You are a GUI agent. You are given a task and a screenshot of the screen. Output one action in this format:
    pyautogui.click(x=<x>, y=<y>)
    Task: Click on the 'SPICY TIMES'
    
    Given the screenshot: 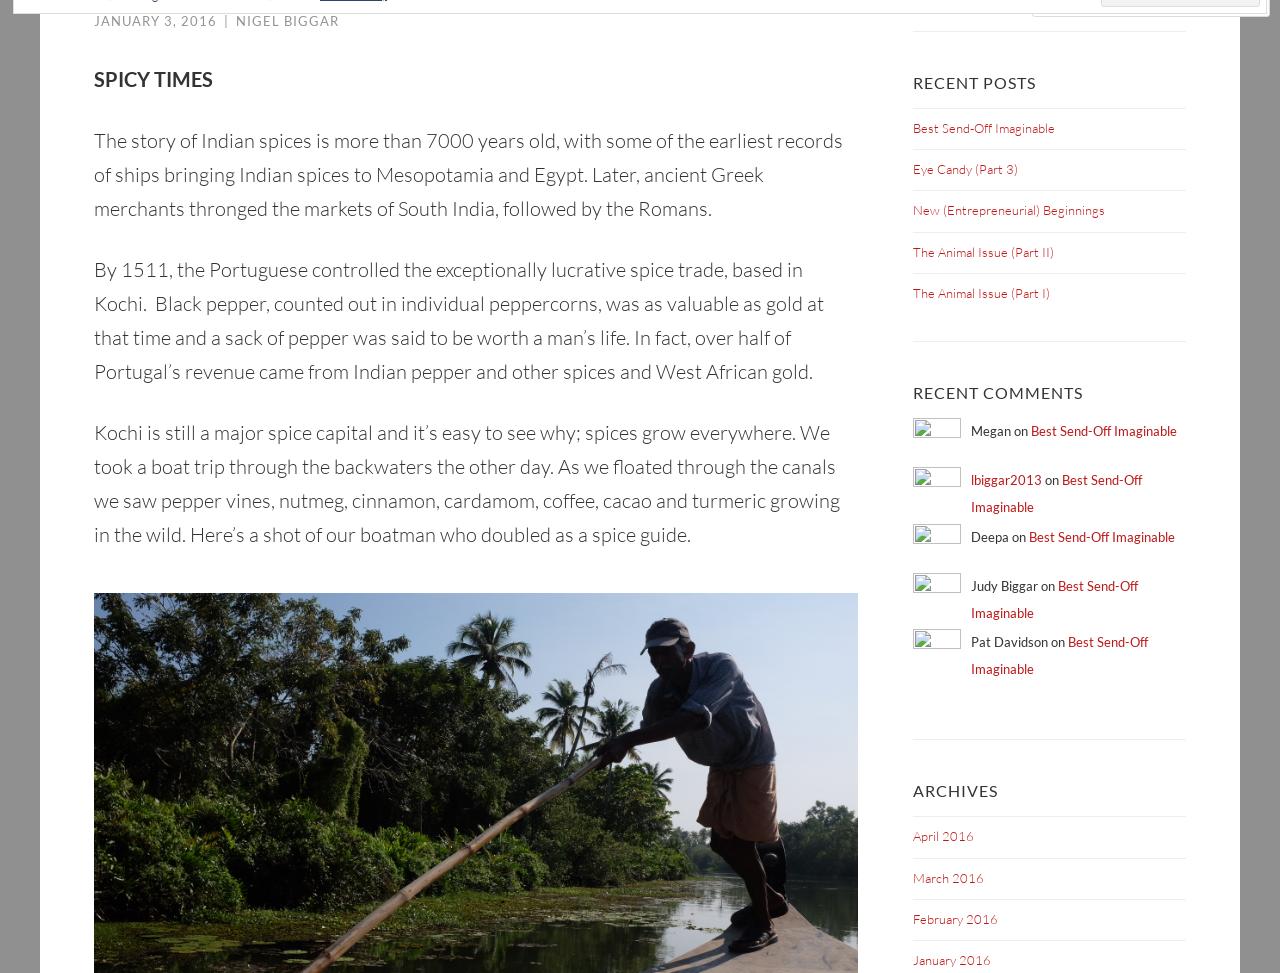 What is the action you would take?
    pyautogui.click(x=152, y=78)
    